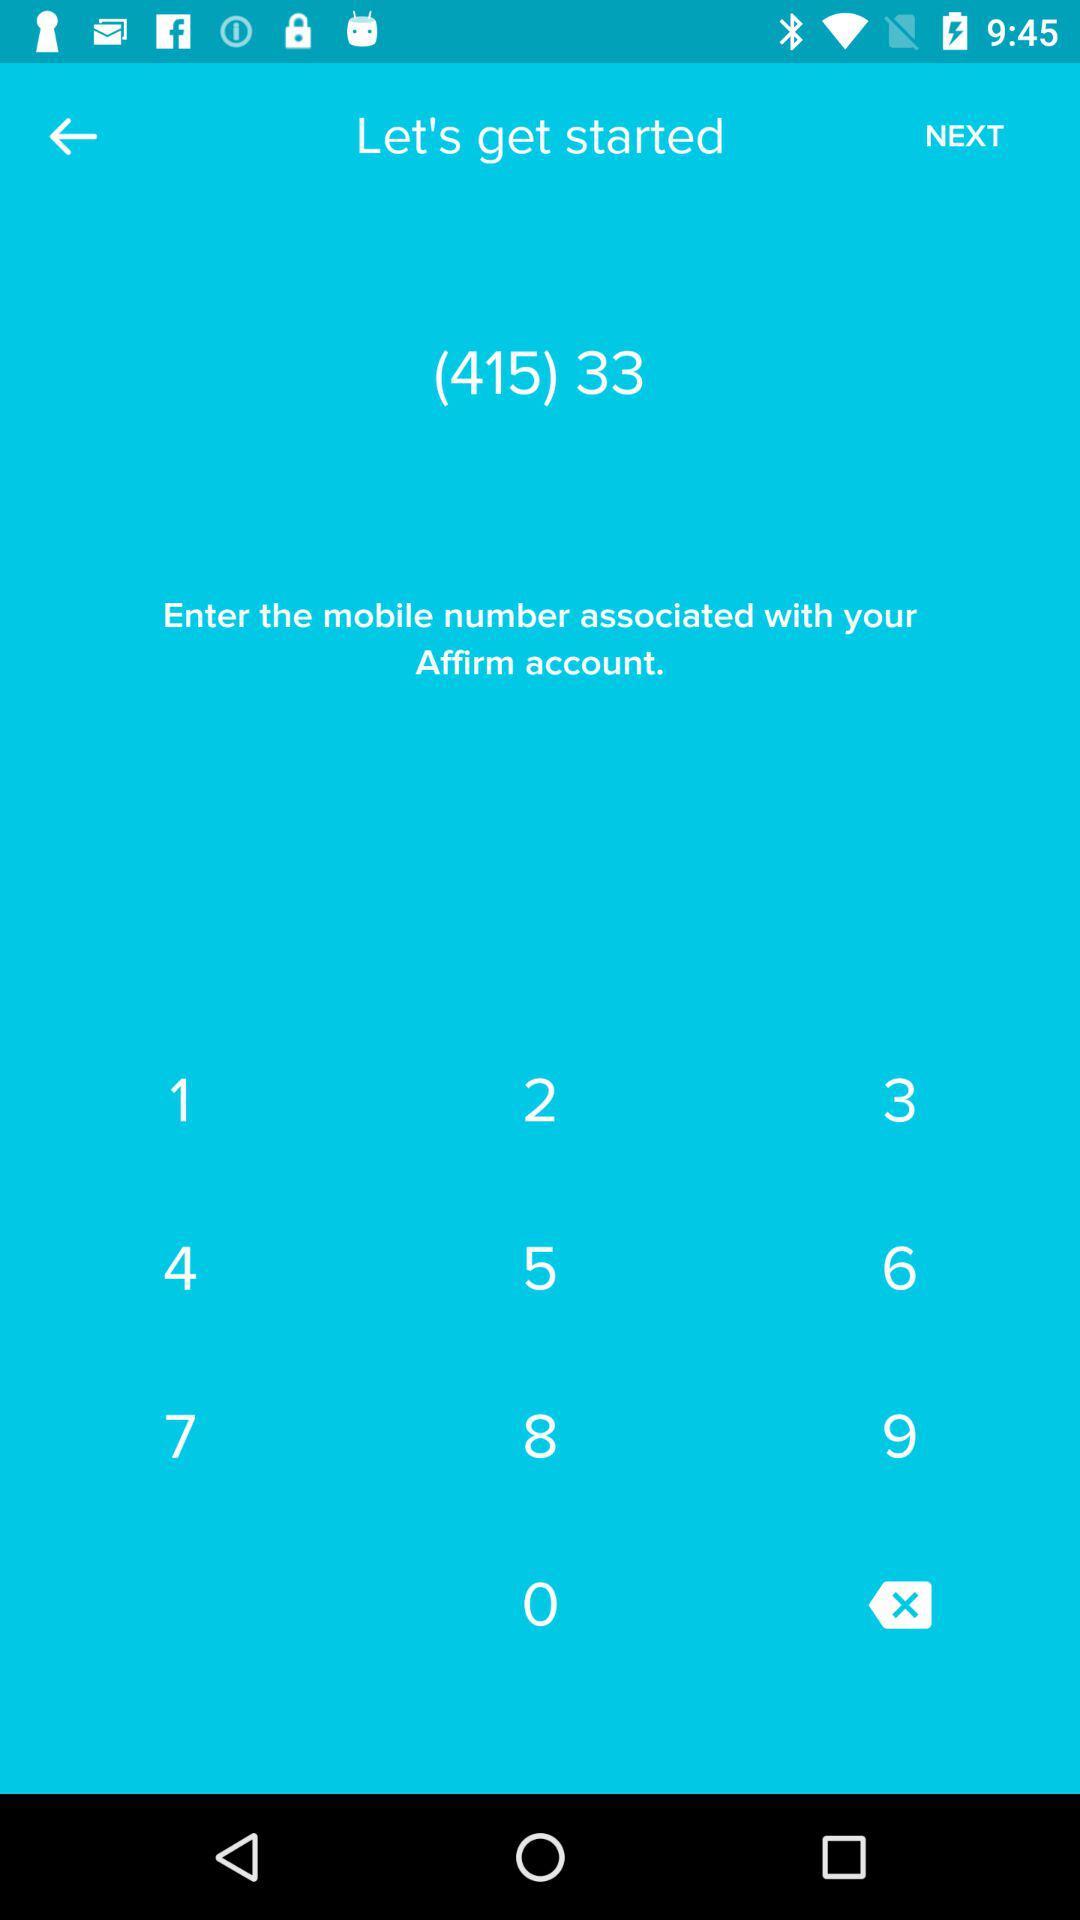 This screenshot has width=1080, height=1920. I want to click on the item to the right of 8 item, so click(898, 1604).